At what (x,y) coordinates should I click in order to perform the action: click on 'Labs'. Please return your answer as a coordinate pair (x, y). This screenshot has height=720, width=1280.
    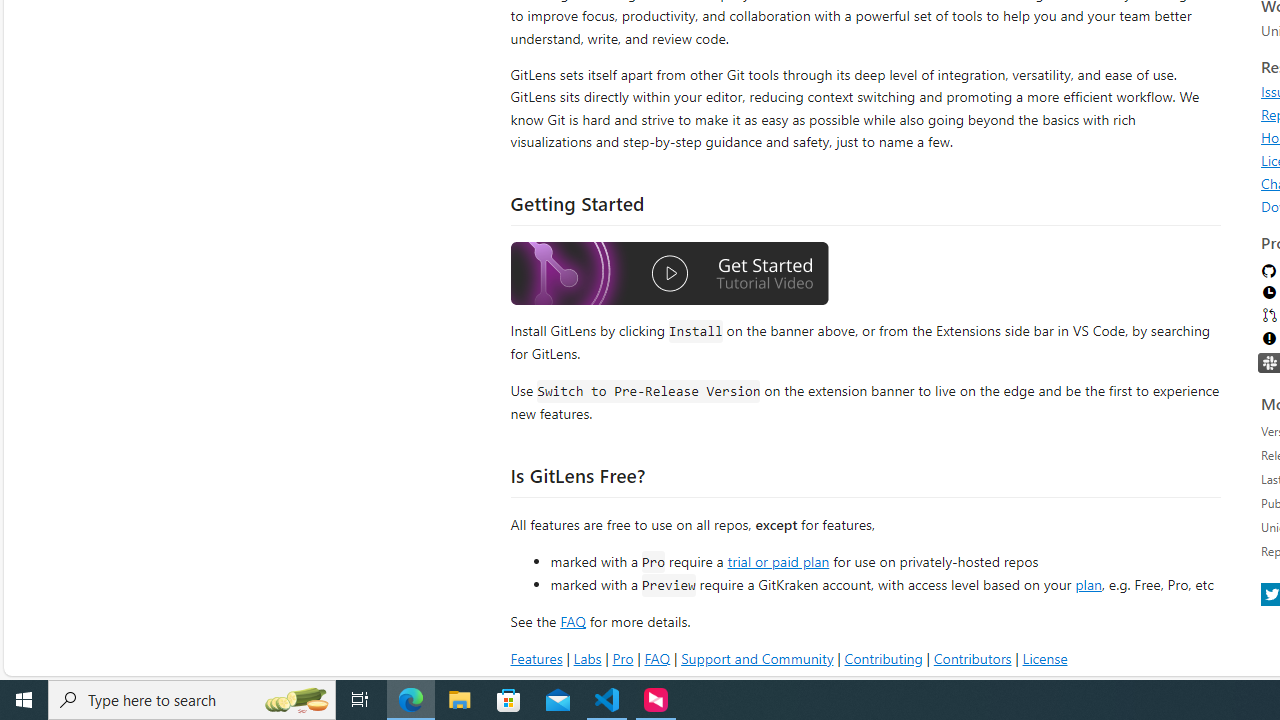
    Looking at the image, I should click on (586, 658).